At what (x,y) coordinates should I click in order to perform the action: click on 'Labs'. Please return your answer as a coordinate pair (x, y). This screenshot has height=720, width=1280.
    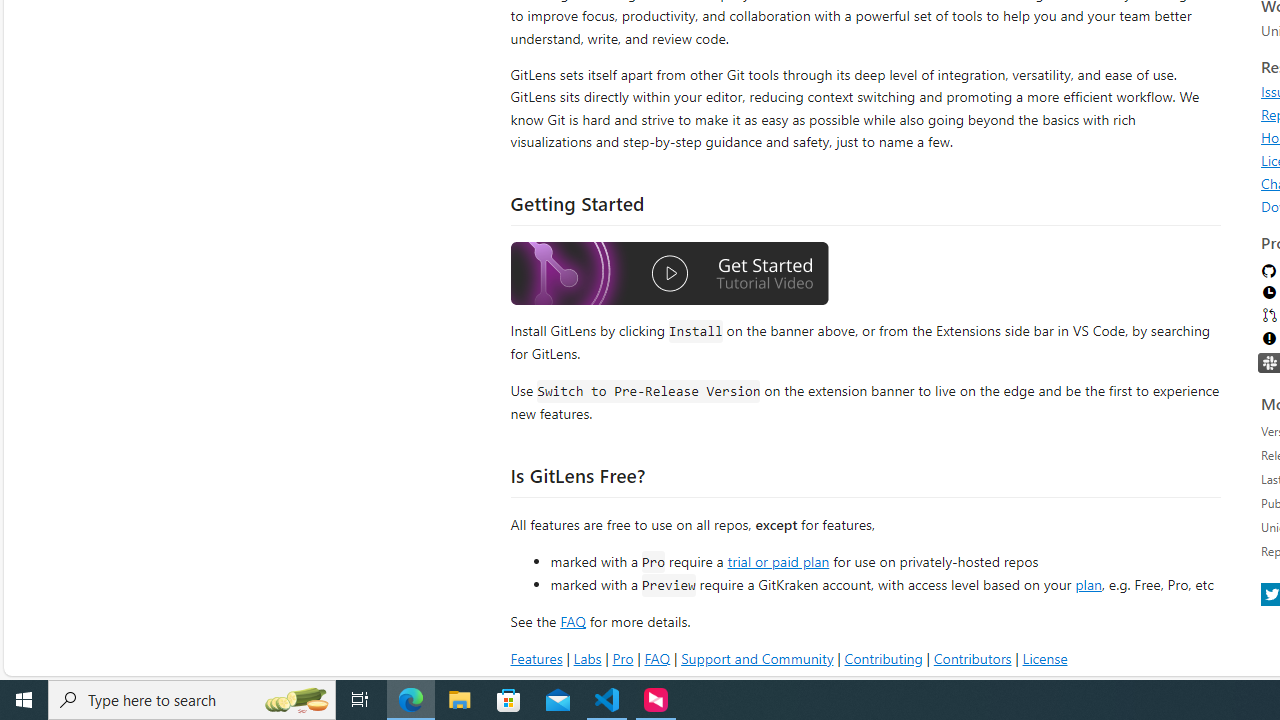
    Looking at the image, I should click on (586, 658).